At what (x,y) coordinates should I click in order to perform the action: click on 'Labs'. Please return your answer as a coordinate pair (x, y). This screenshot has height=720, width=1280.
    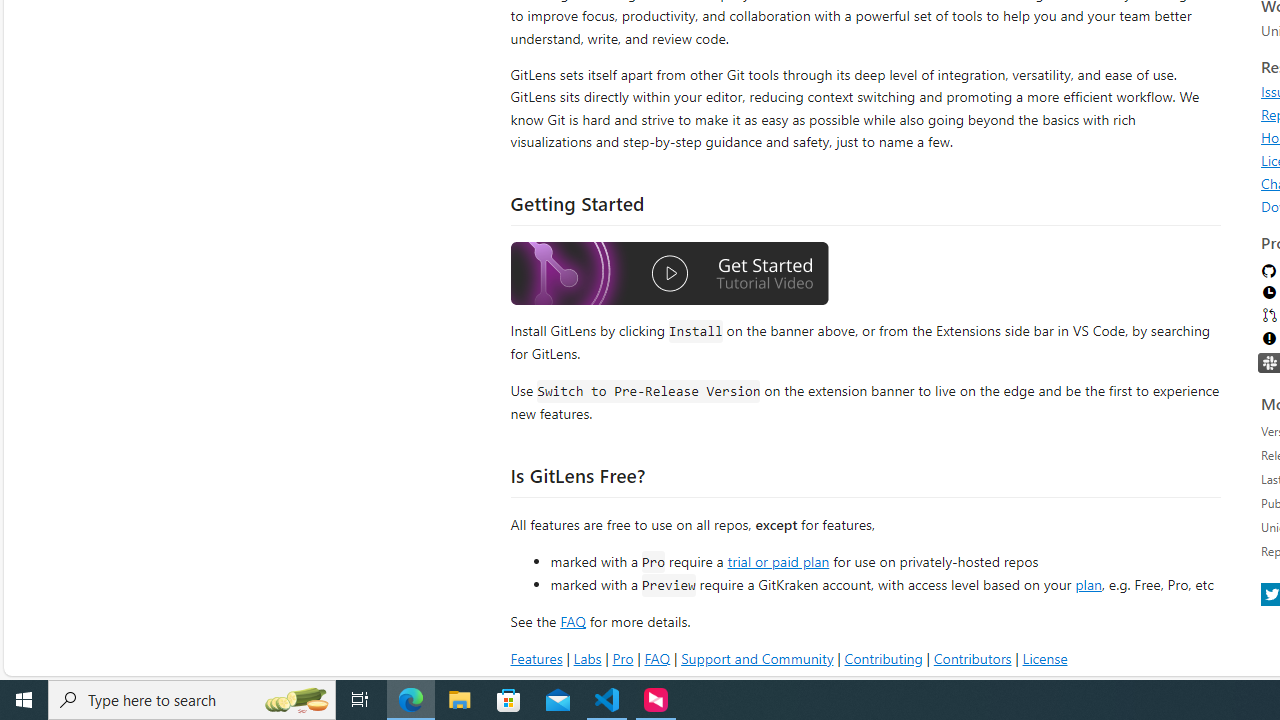
    Looking at the image, I should click on (586, 658).